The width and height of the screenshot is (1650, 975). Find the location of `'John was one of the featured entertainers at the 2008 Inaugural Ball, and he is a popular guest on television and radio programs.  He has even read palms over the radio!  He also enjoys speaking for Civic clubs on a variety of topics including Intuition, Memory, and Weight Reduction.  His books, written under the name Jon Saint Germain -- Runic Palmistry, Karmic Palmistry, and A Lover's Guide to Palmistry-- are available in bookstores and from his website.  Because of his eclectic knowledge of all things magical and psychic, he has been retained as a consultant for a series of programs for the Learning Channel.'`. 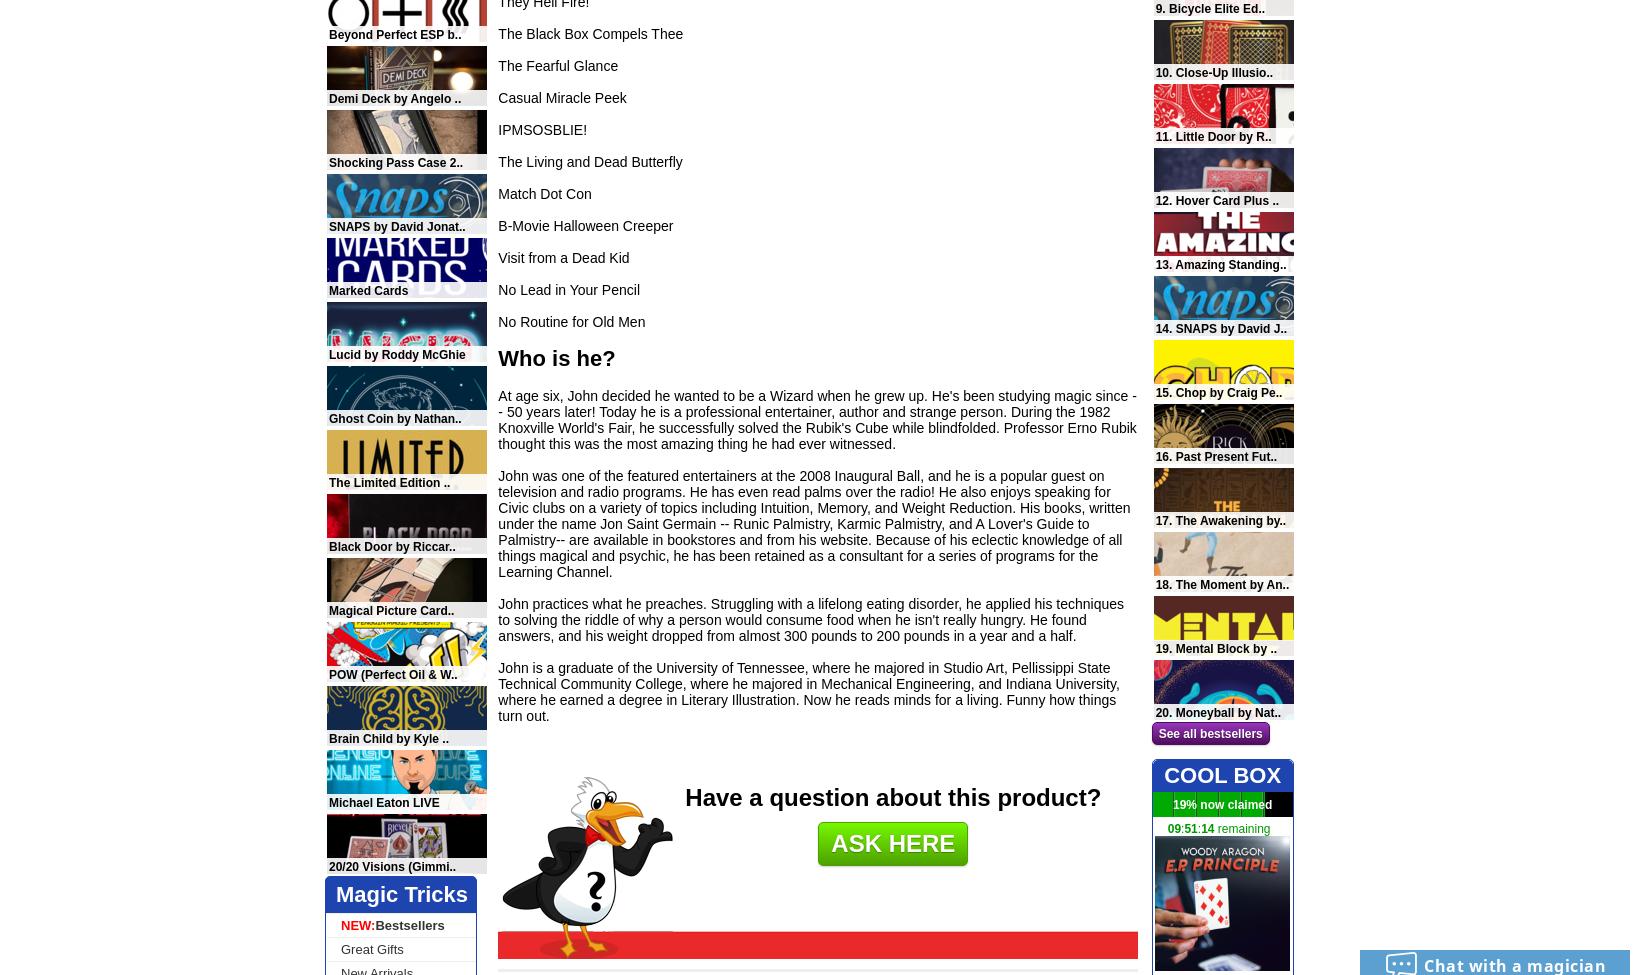

'John was one of the featured entertainers at the 2008 Inaugural Ball, and he is a popular guest on television and radio programs.  He has even read palms over the radio!  He also enjoys speaking for Civic clubs on a variety of topics including Intuition, Memory, and Weight Reduction.  His books, written under the name Jon Saint Germain -- Runic Palmistry, Karmic Palmistry, and A Lover's Guide to Palmistry-- are available in bookstores and from his website.  Because of his eclectic knowledge of all things magical and psychic, he has been retained as a consultant for a series of programs for the Learning Channel.' is located at coordinates (496, 522).